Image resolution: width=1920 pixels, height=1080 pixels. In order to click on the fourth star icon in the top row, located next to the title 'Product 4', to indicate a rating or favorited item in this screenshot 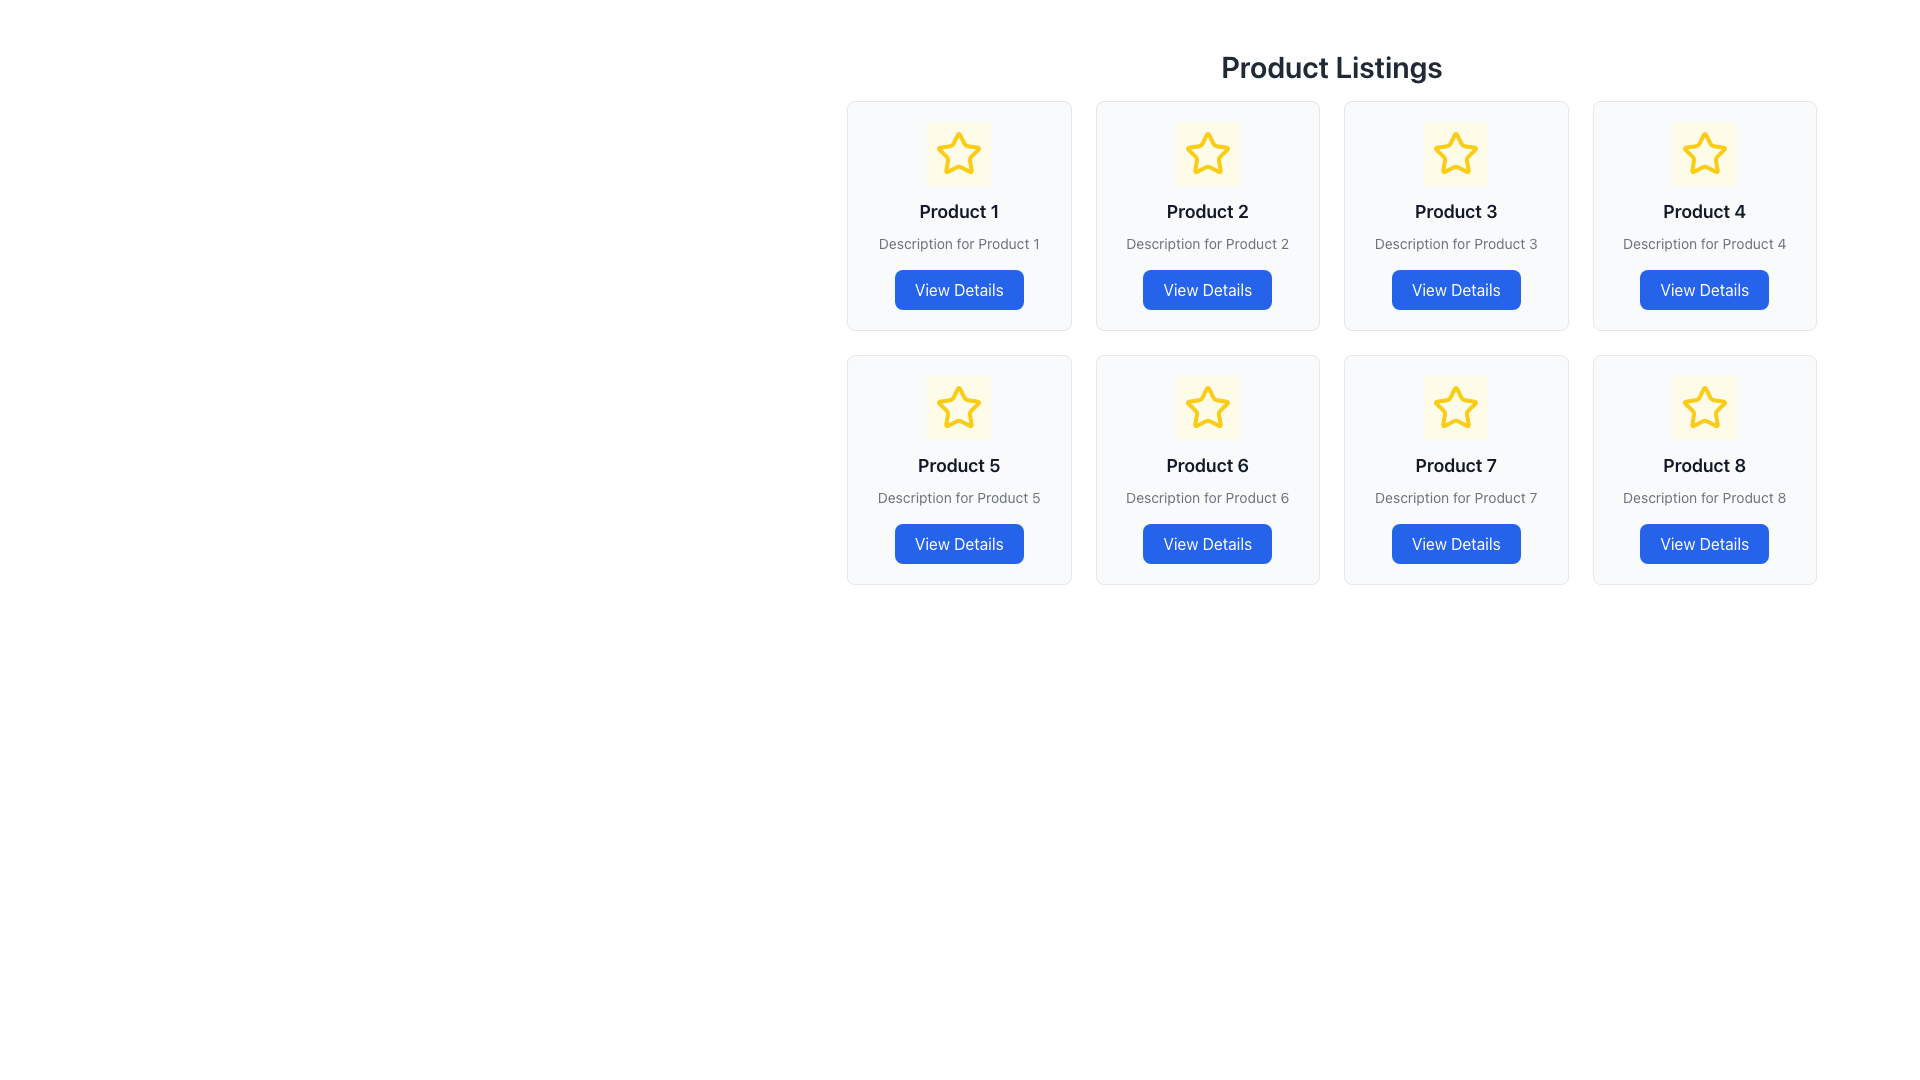, I will do `click(1703, 152)`.